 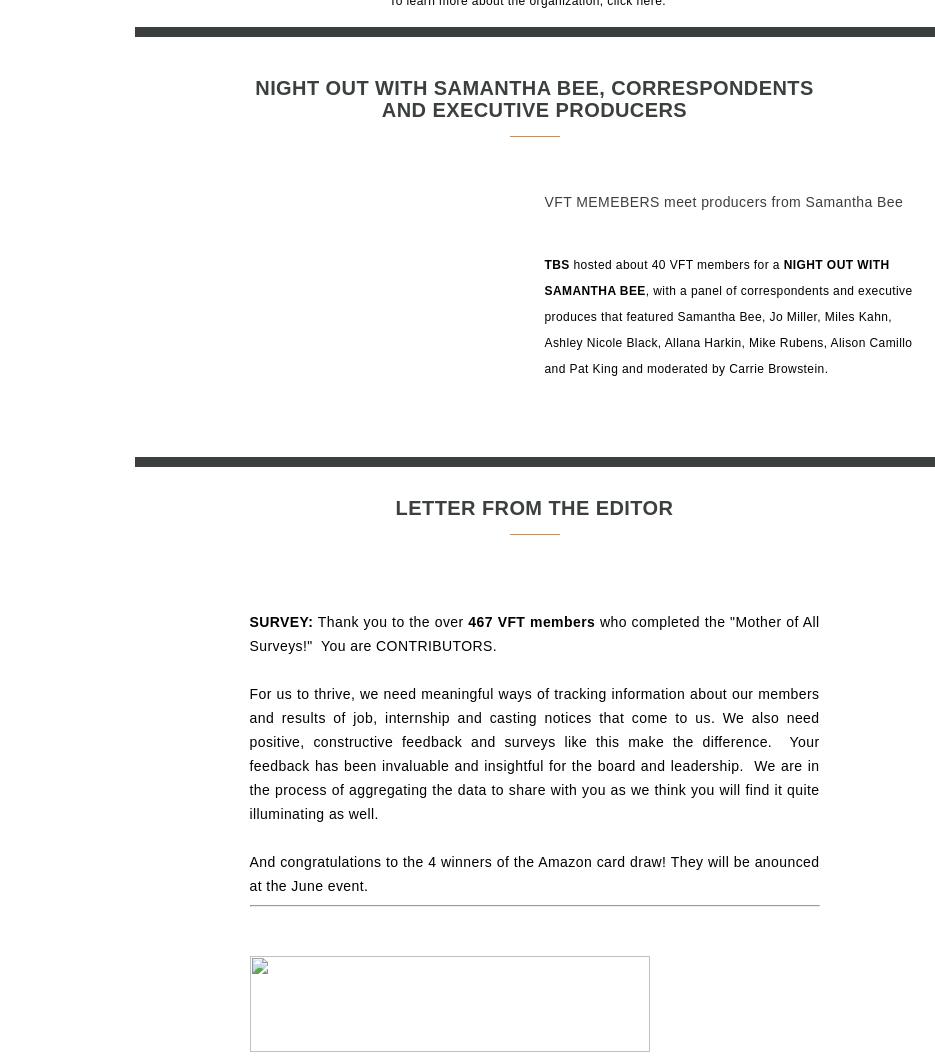 What do you see at coordinates (727, 328) in the screenshot?
I see `', with a panel of correspondents and executive produces that featured Samantha Bee, Jo Miller, Miles Kahn, Ashley Nicole Black, Allana Harkin, Mike Rubens, Alison Camillo and Pat King and moderated by Carrie Browstein.'` at bounding box center [727, 328].